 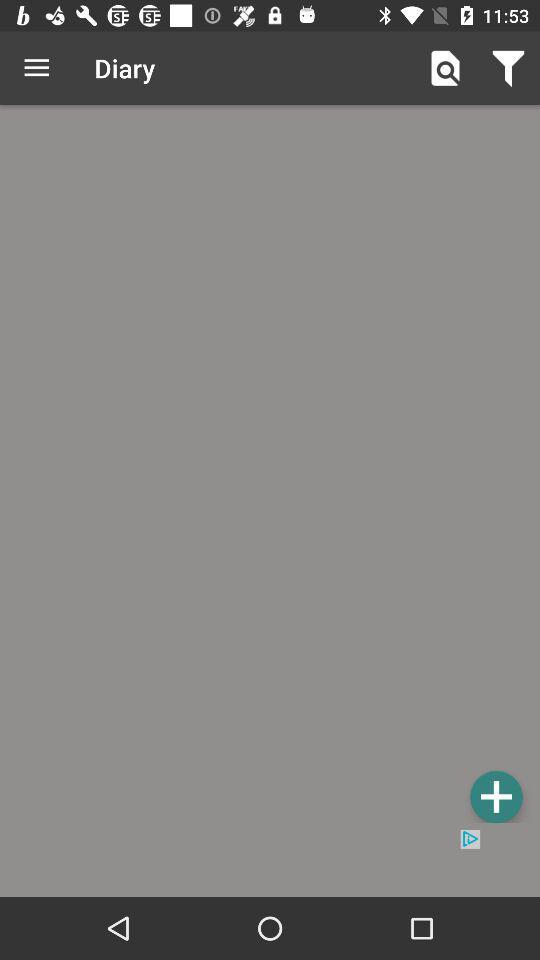 I want to click on icon next to the diary, so click(x=36, y=68).